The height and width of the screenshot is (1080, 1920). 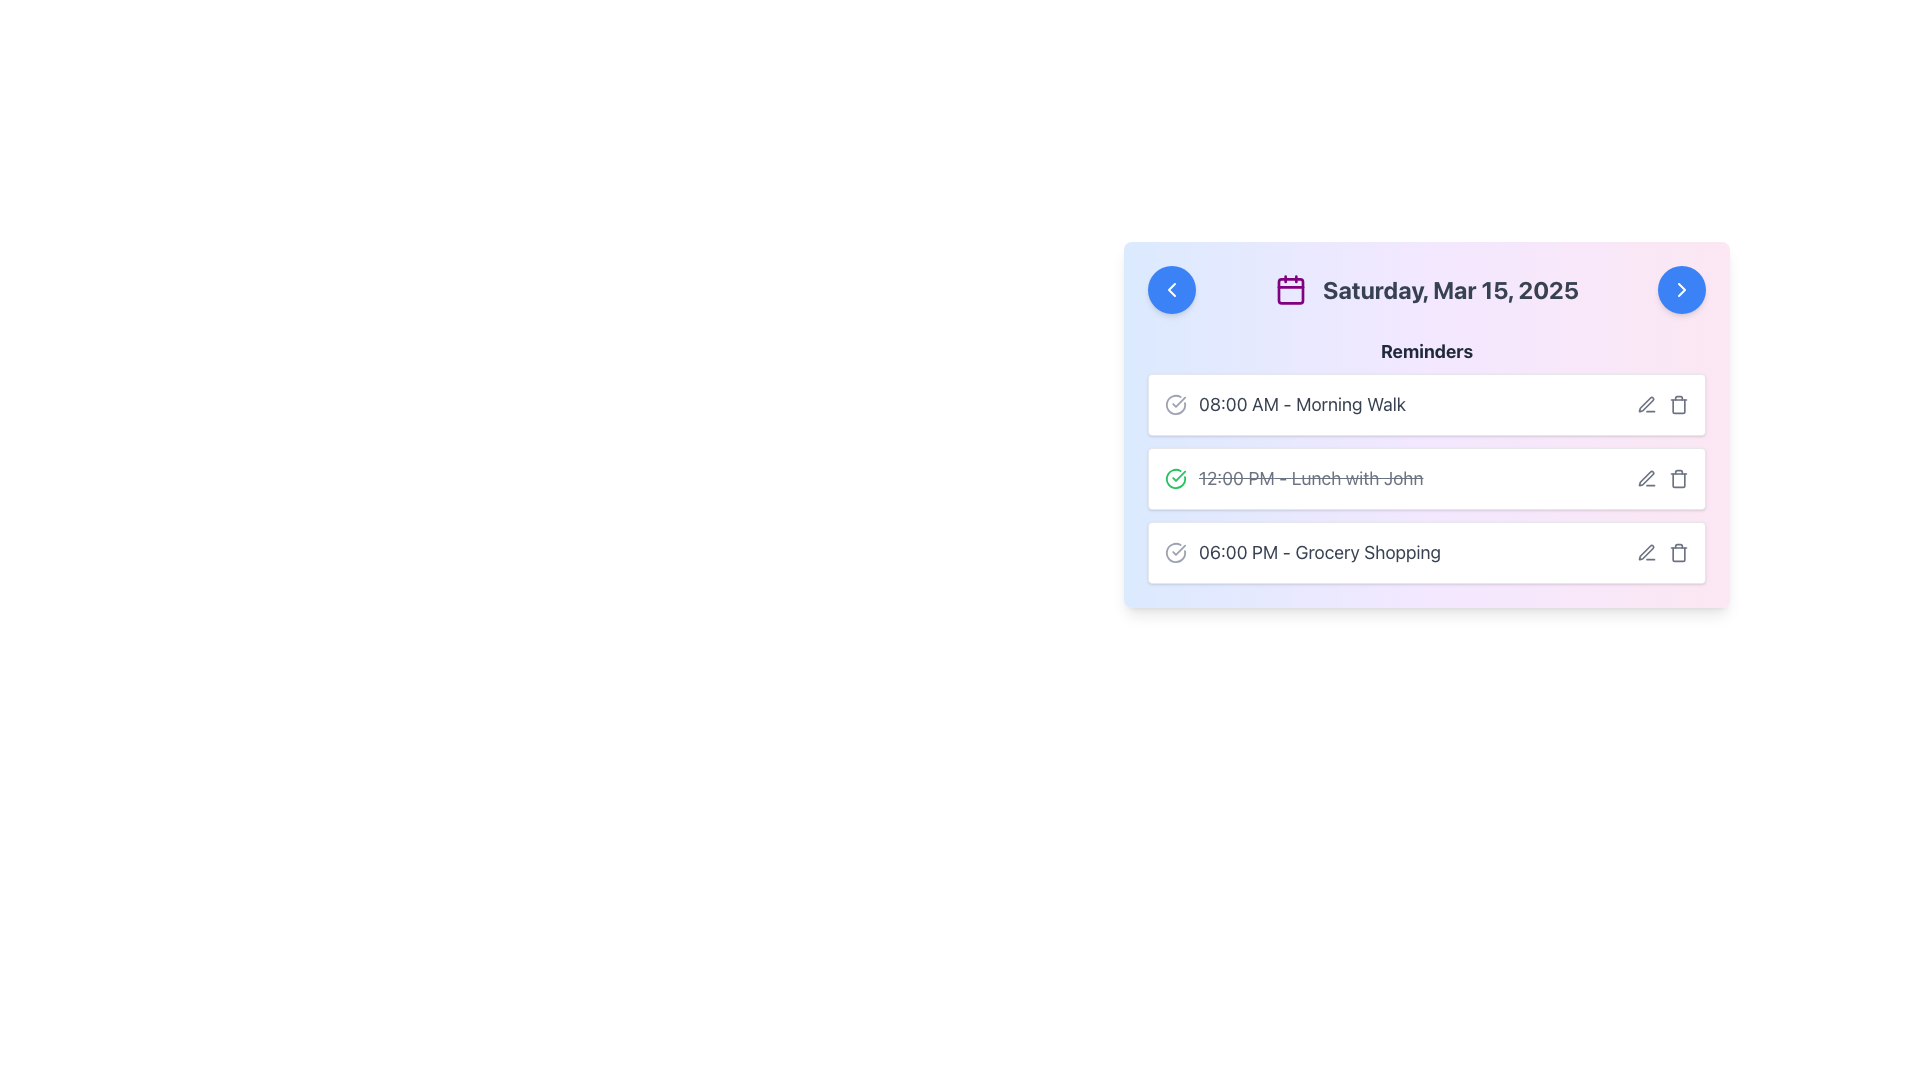 What do you see at coordinates (1176, 478) in the screenshot?
I see `the interactive SVG checkmark icon indicating a completed task for the reminder entry of '12:00 PM - Lunch with John'` at bounding box center [1176, 478].